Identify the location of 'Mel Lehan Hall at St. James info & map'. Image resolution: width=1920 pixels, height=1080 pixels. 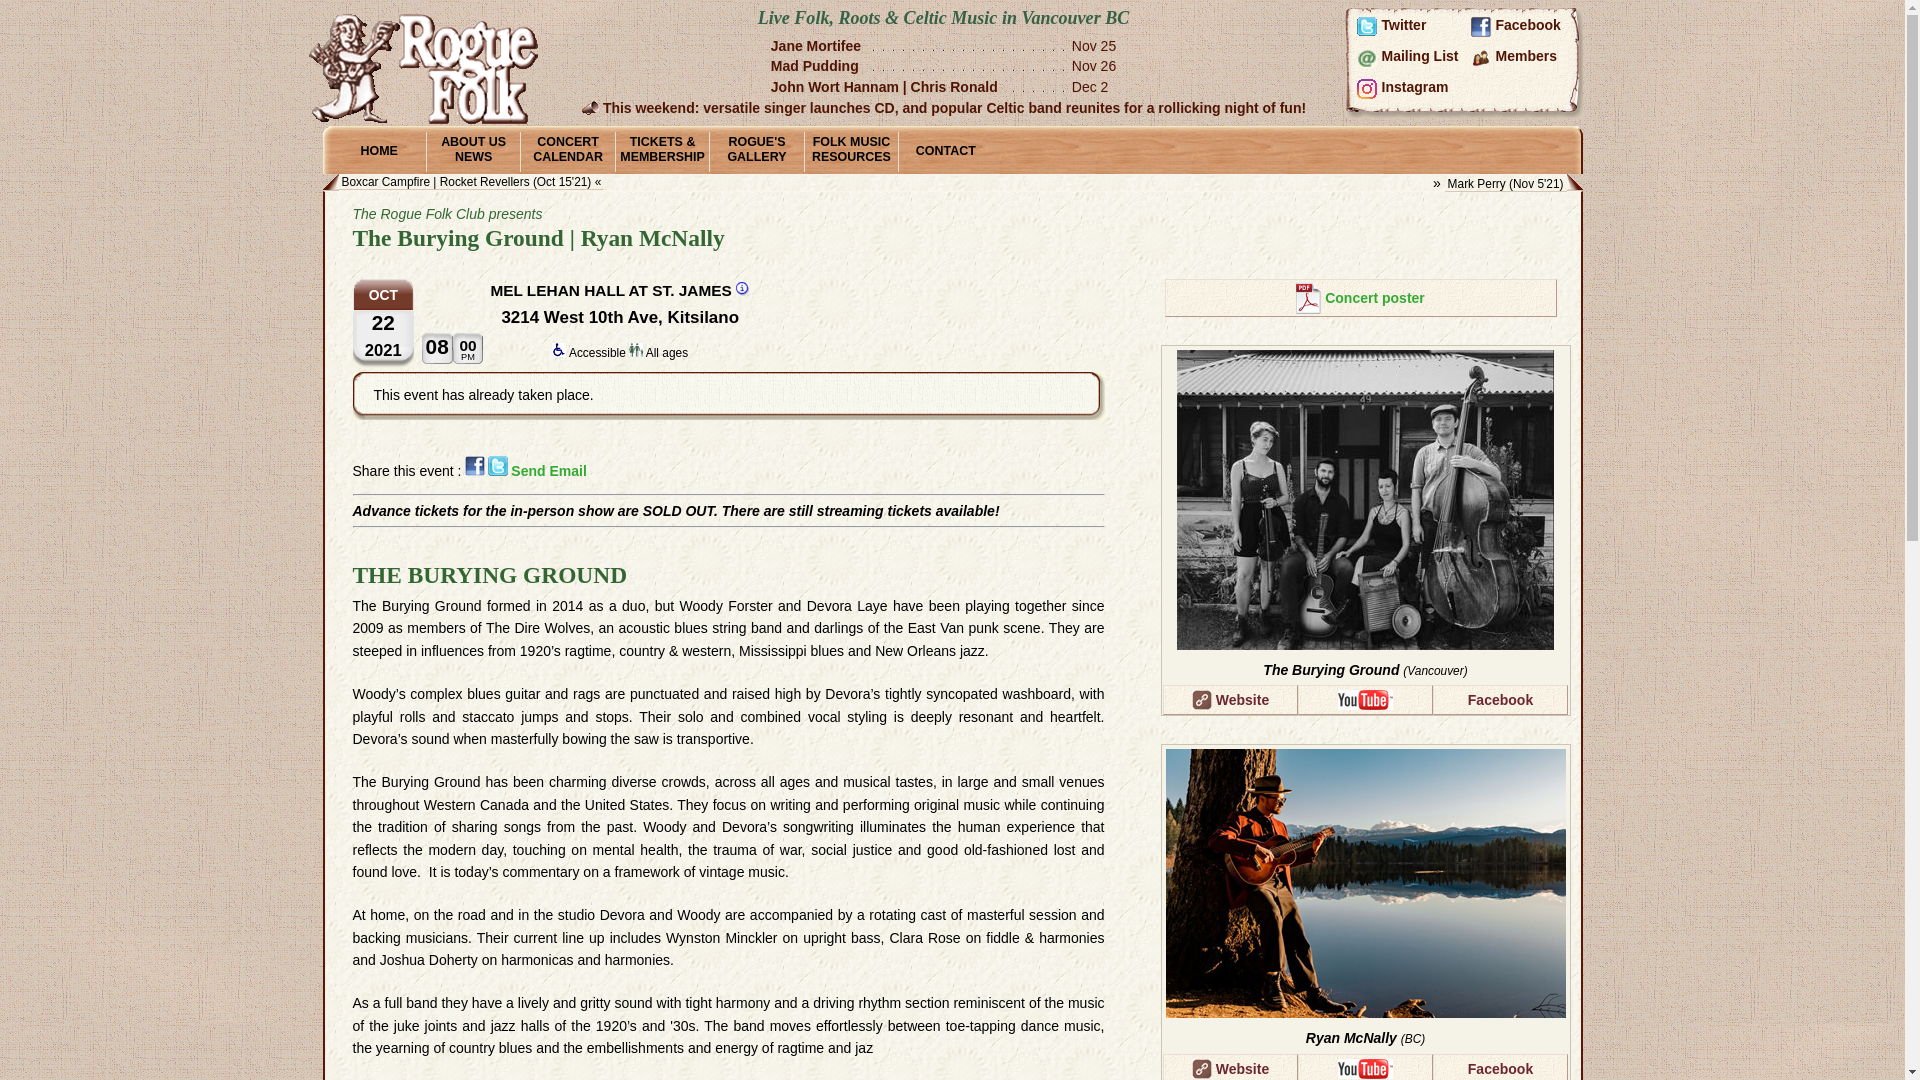
(742, 289).